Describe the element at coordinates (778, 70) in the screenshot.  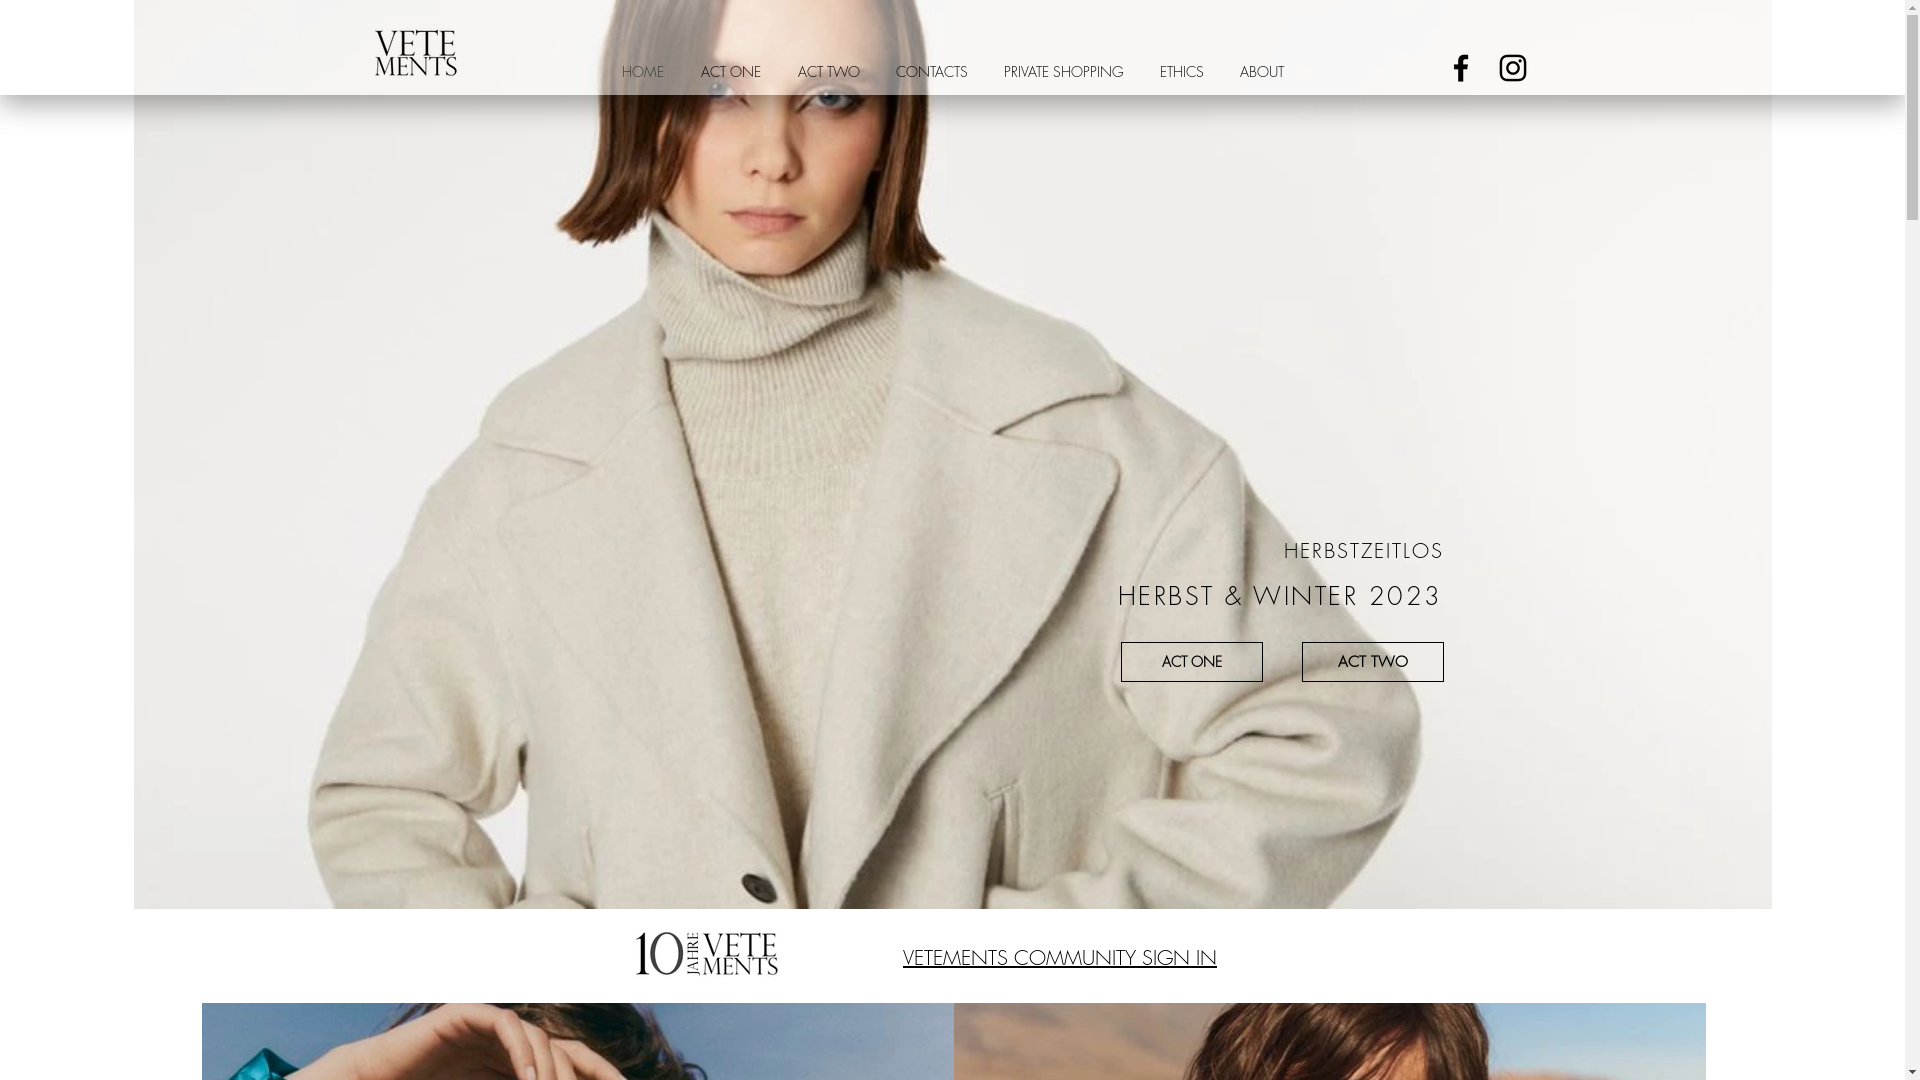
I see `'ACT TWO'` at that location.